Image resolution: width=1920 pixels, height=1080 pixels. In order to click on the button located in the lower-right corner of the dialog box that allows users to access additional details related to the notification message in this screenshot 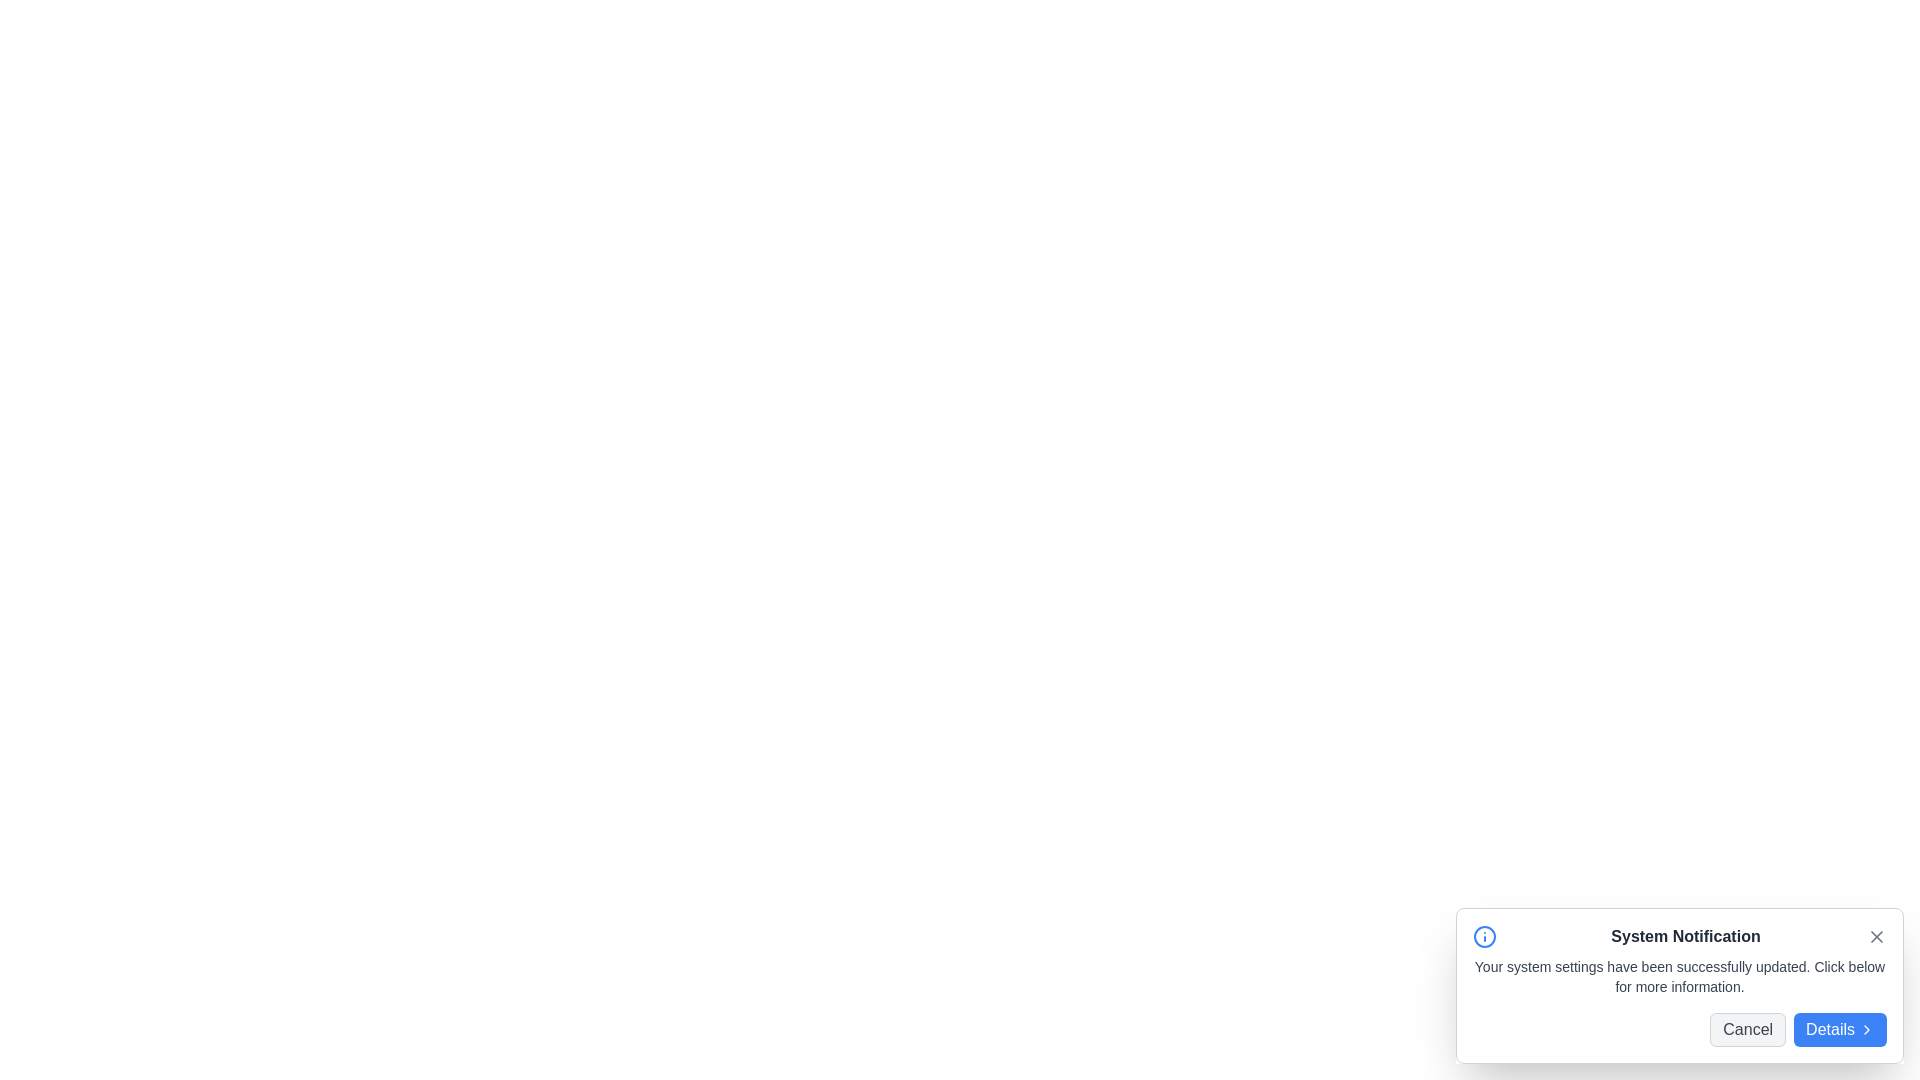, I will do `click(1840, 1029)`.